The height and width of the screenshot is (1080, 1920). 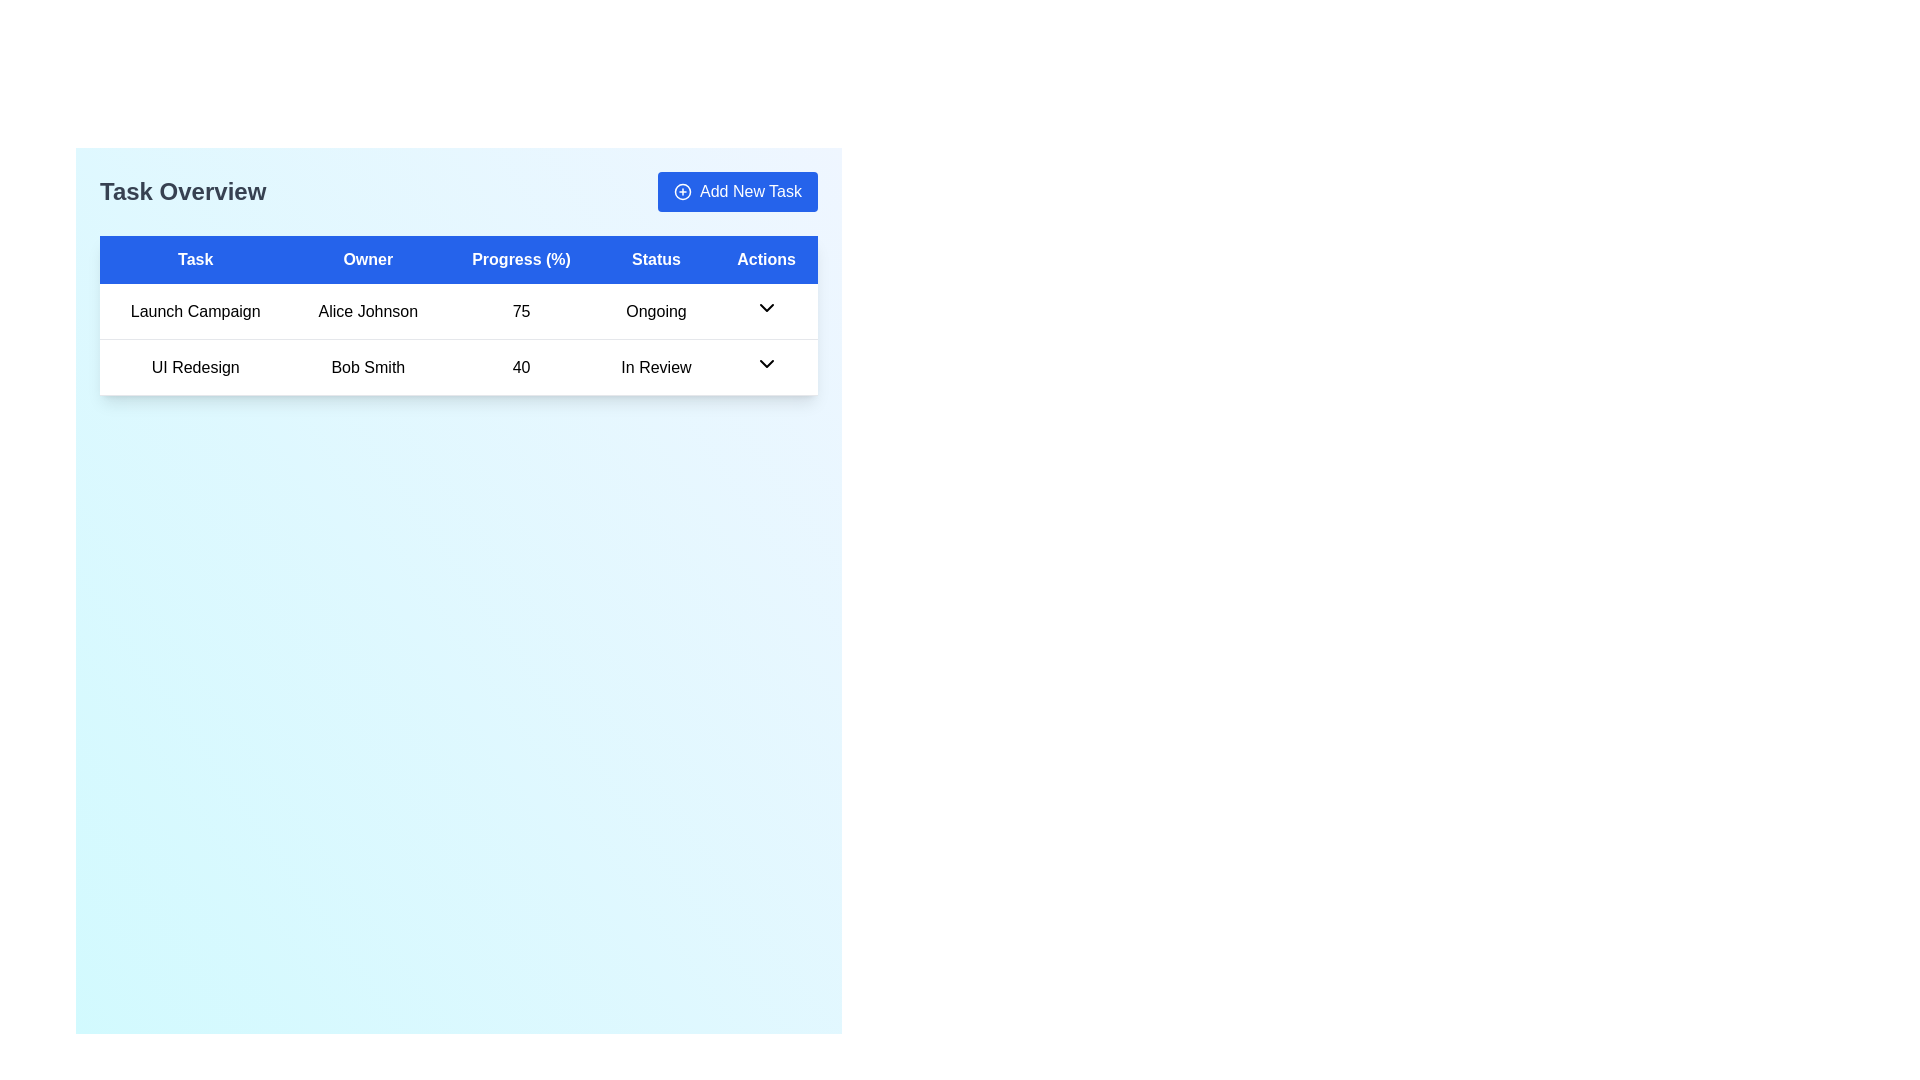 I want to click on text label displaying the number '40' located in the 'Progress (%)' column of the table, directly to the right of 'Bob Smith' and left of 'In Review', so click(x=521, y=367).